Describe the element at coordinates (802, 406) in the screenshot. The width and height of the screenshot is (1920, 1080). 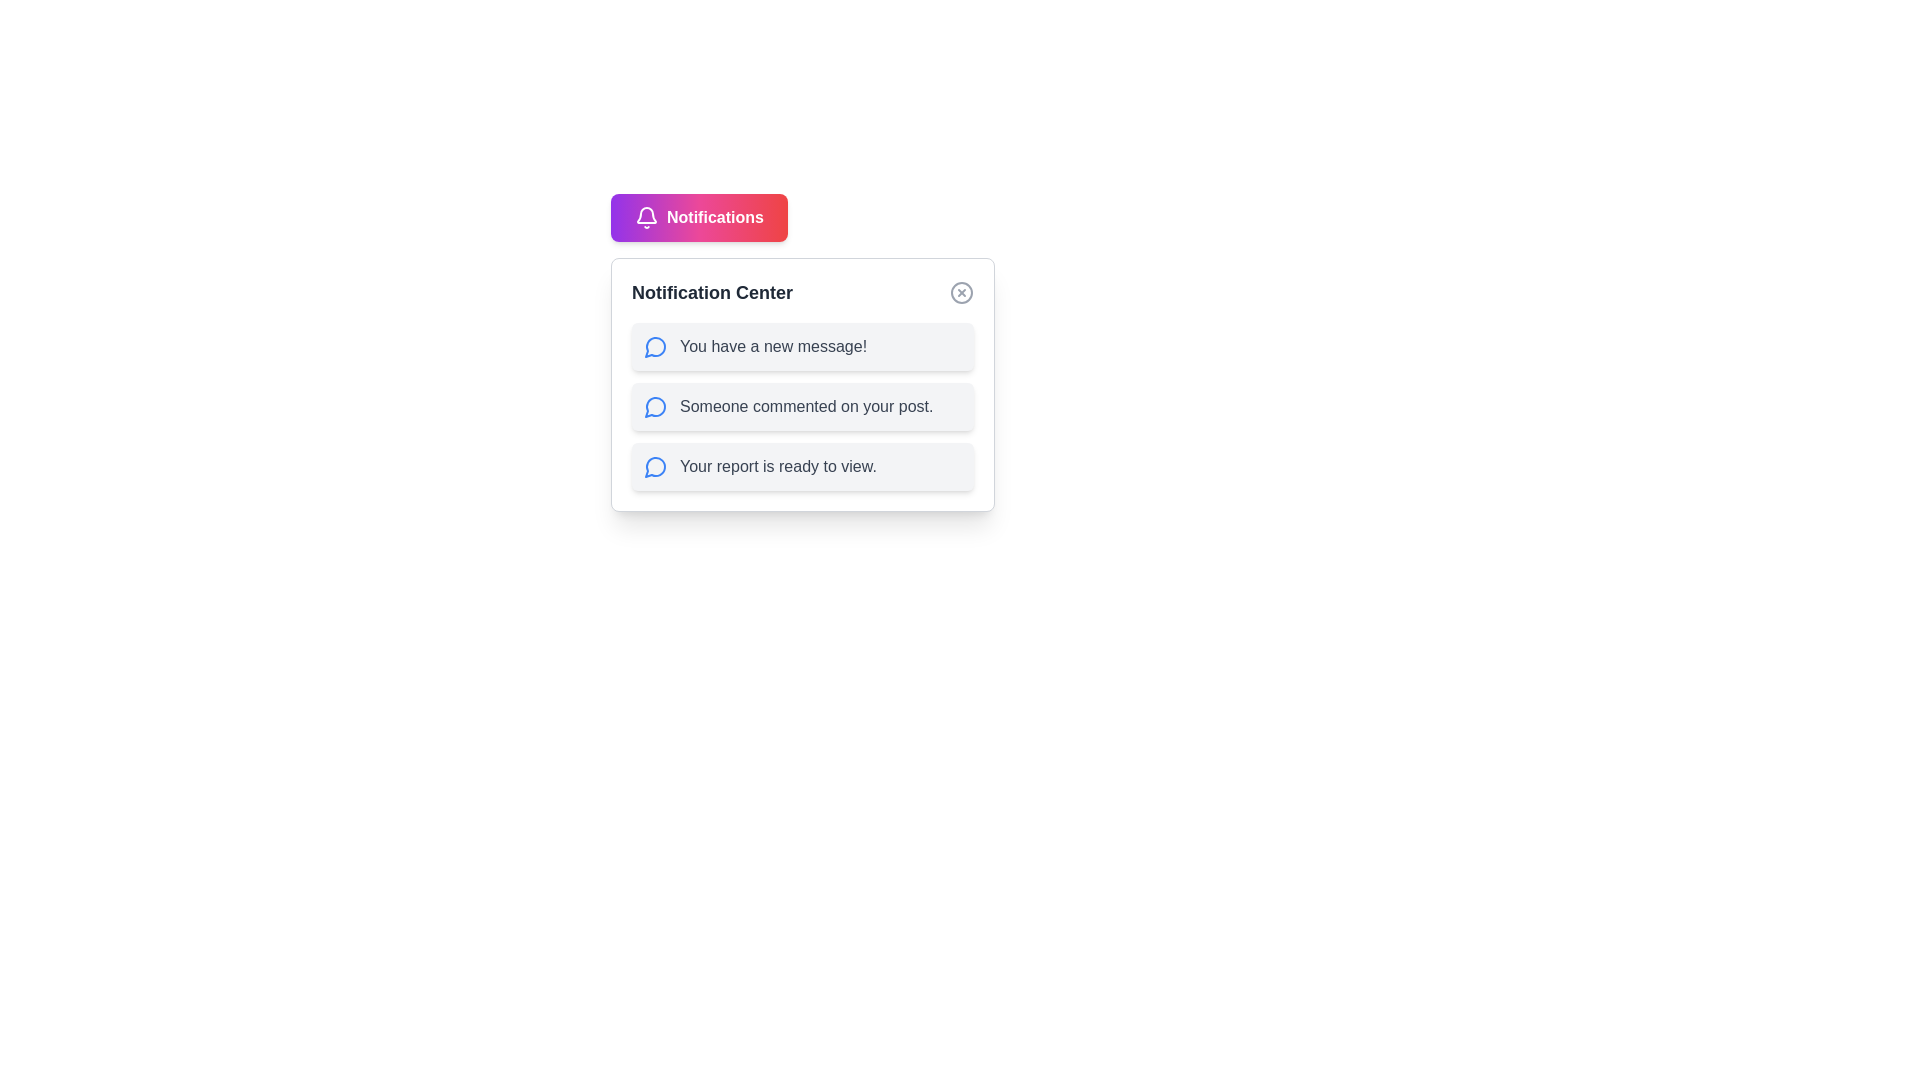
I see `an individual notification in the Notification Center to interact with or view details` at that location.